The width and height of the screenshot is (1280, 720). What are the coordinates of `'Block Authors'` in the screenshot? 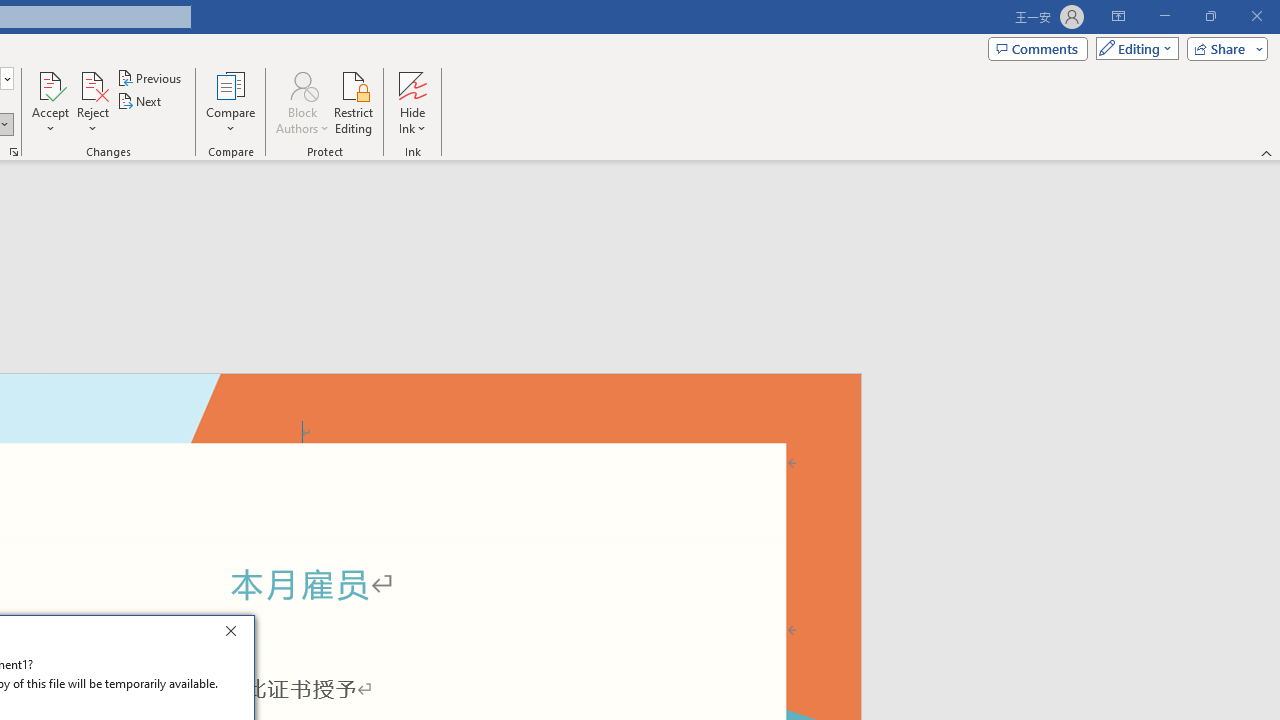 It's located at (301, 103).